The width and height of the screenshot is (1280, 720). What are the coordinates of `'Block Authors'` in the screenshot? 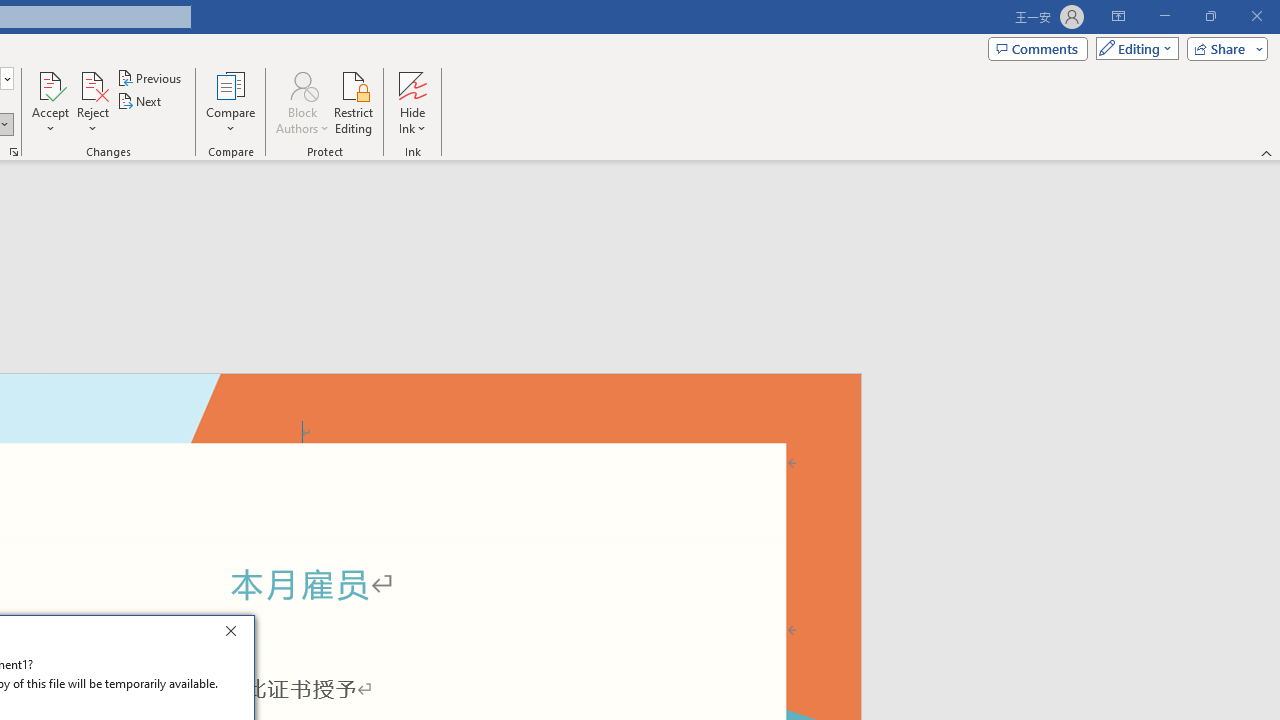 It's located at (301, 103).